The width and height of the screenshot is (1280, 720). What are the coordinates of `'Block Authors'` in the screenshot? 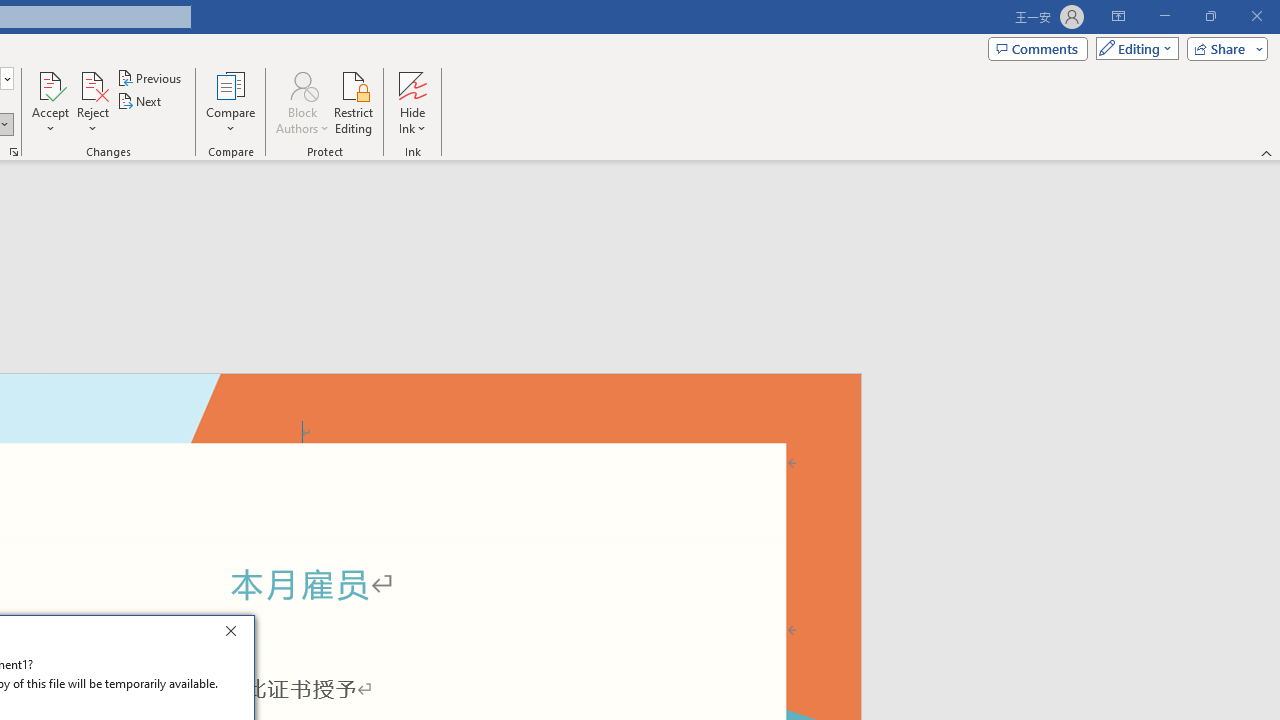 It's located at (301, 103).